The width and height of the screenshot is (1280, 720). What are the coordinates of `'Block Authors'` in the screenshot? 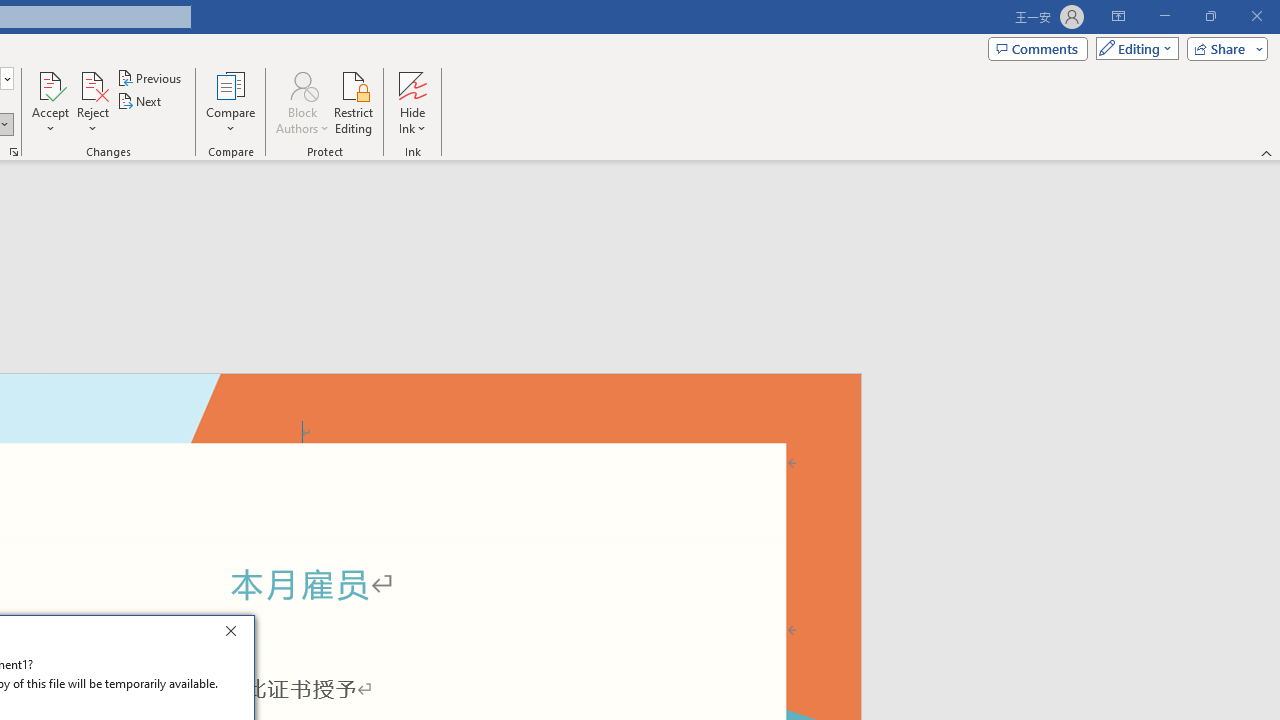 It's located at (301, 103).